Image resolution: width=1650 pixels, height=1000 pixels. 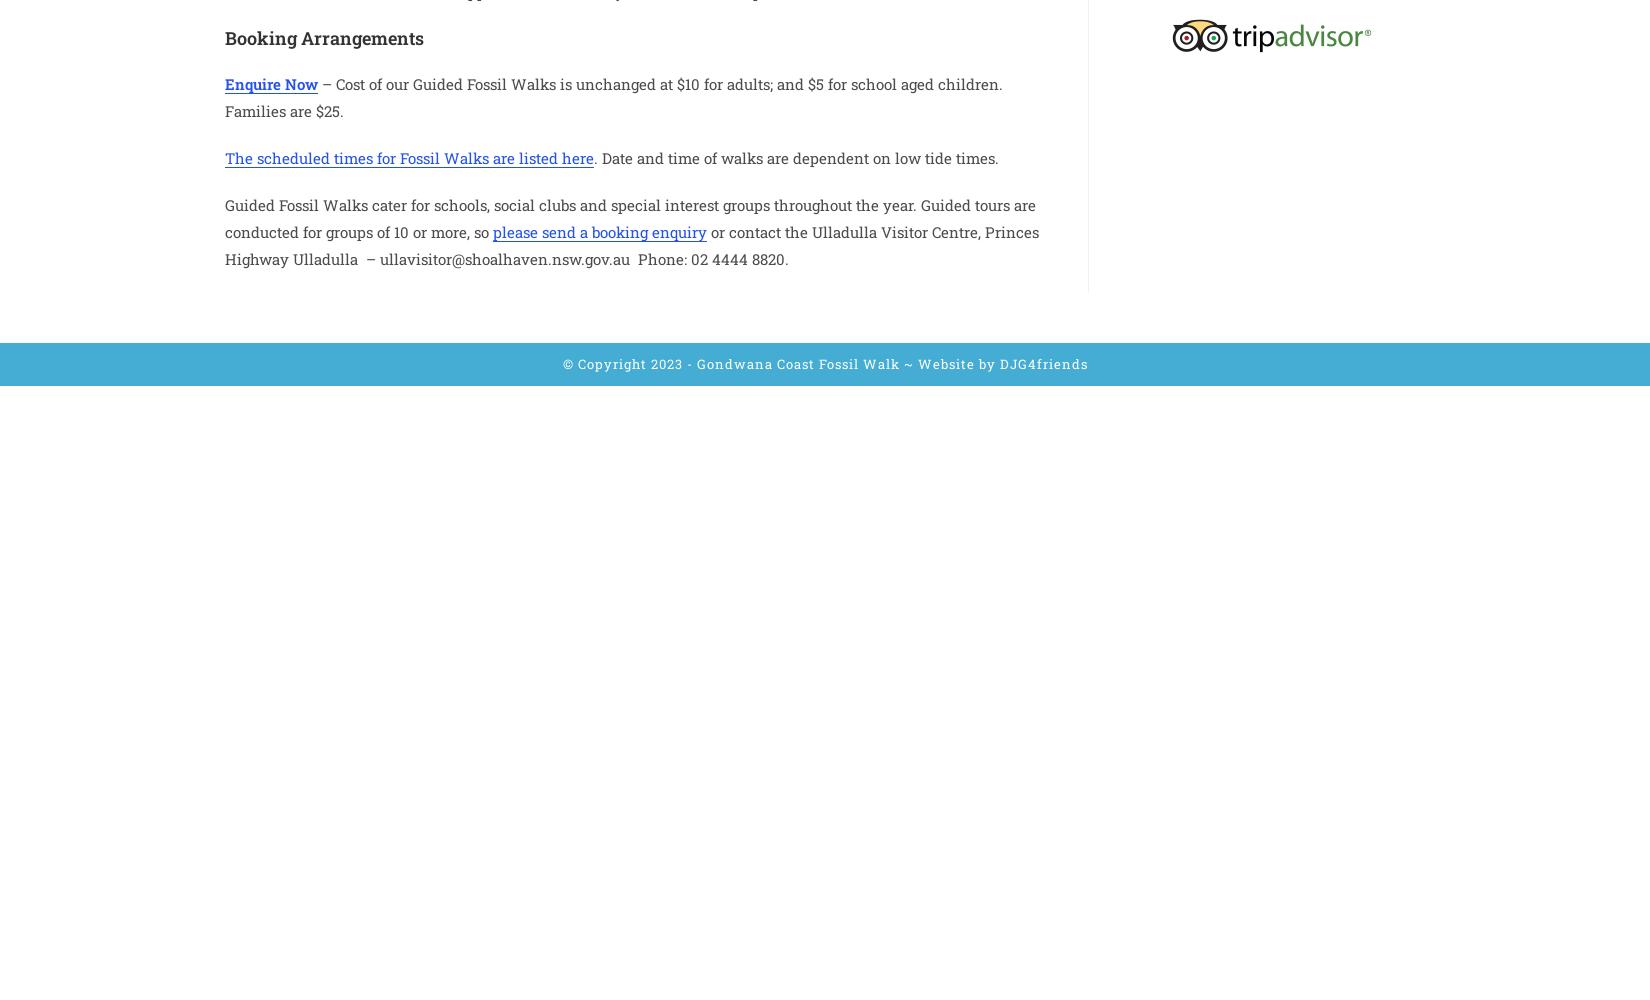 I want to click on 'please send a booking enquiry', so click(x=598, y=230).